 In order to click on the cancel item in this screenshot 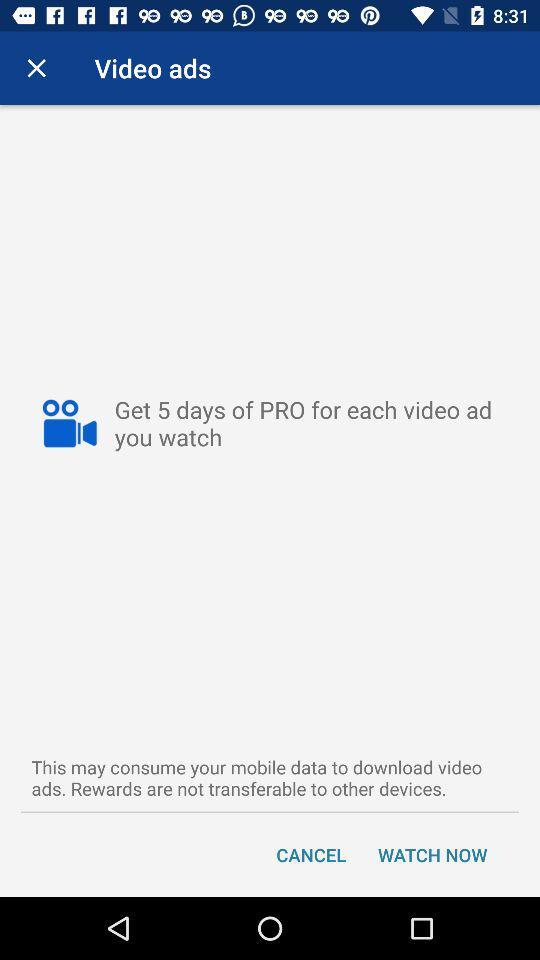, I will do `click(311, 853)`.